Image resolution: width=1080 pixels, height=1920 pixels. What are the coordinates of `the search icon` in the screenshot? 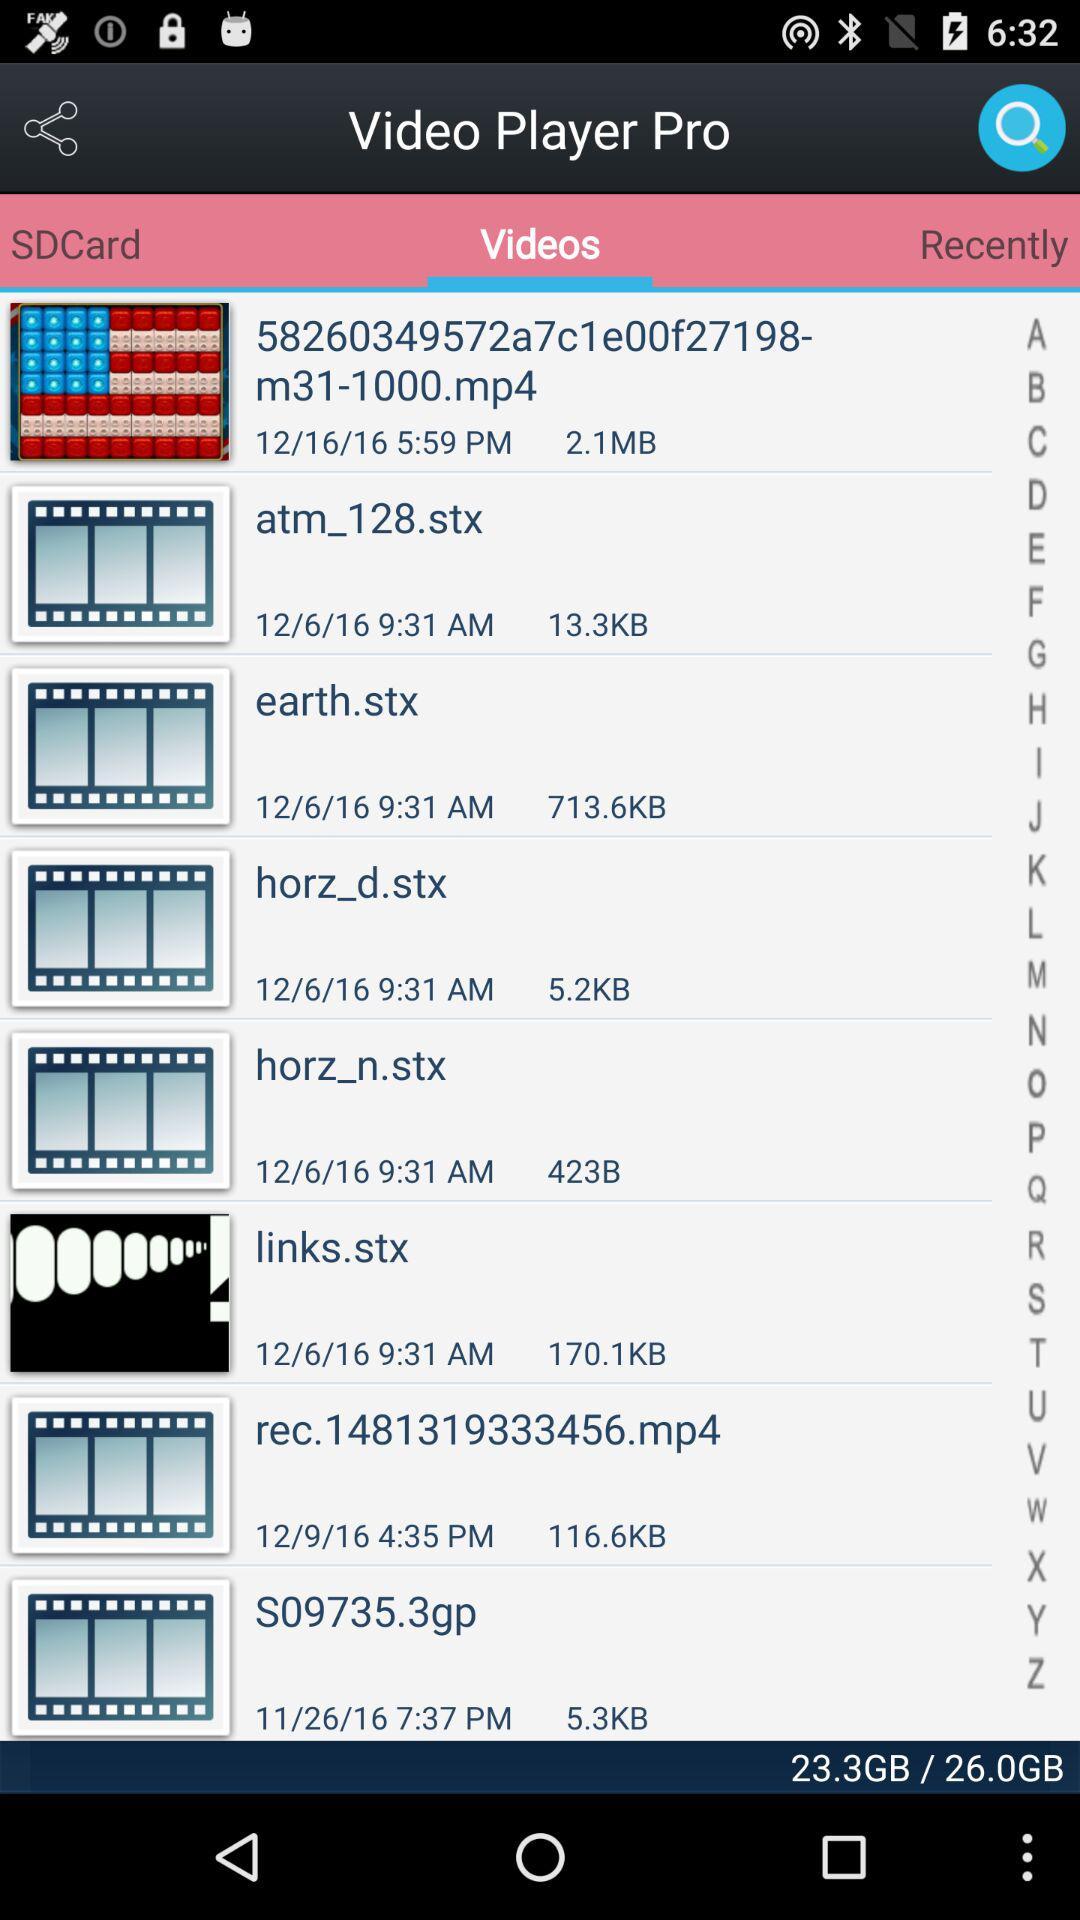 It's located at (1021, 136).